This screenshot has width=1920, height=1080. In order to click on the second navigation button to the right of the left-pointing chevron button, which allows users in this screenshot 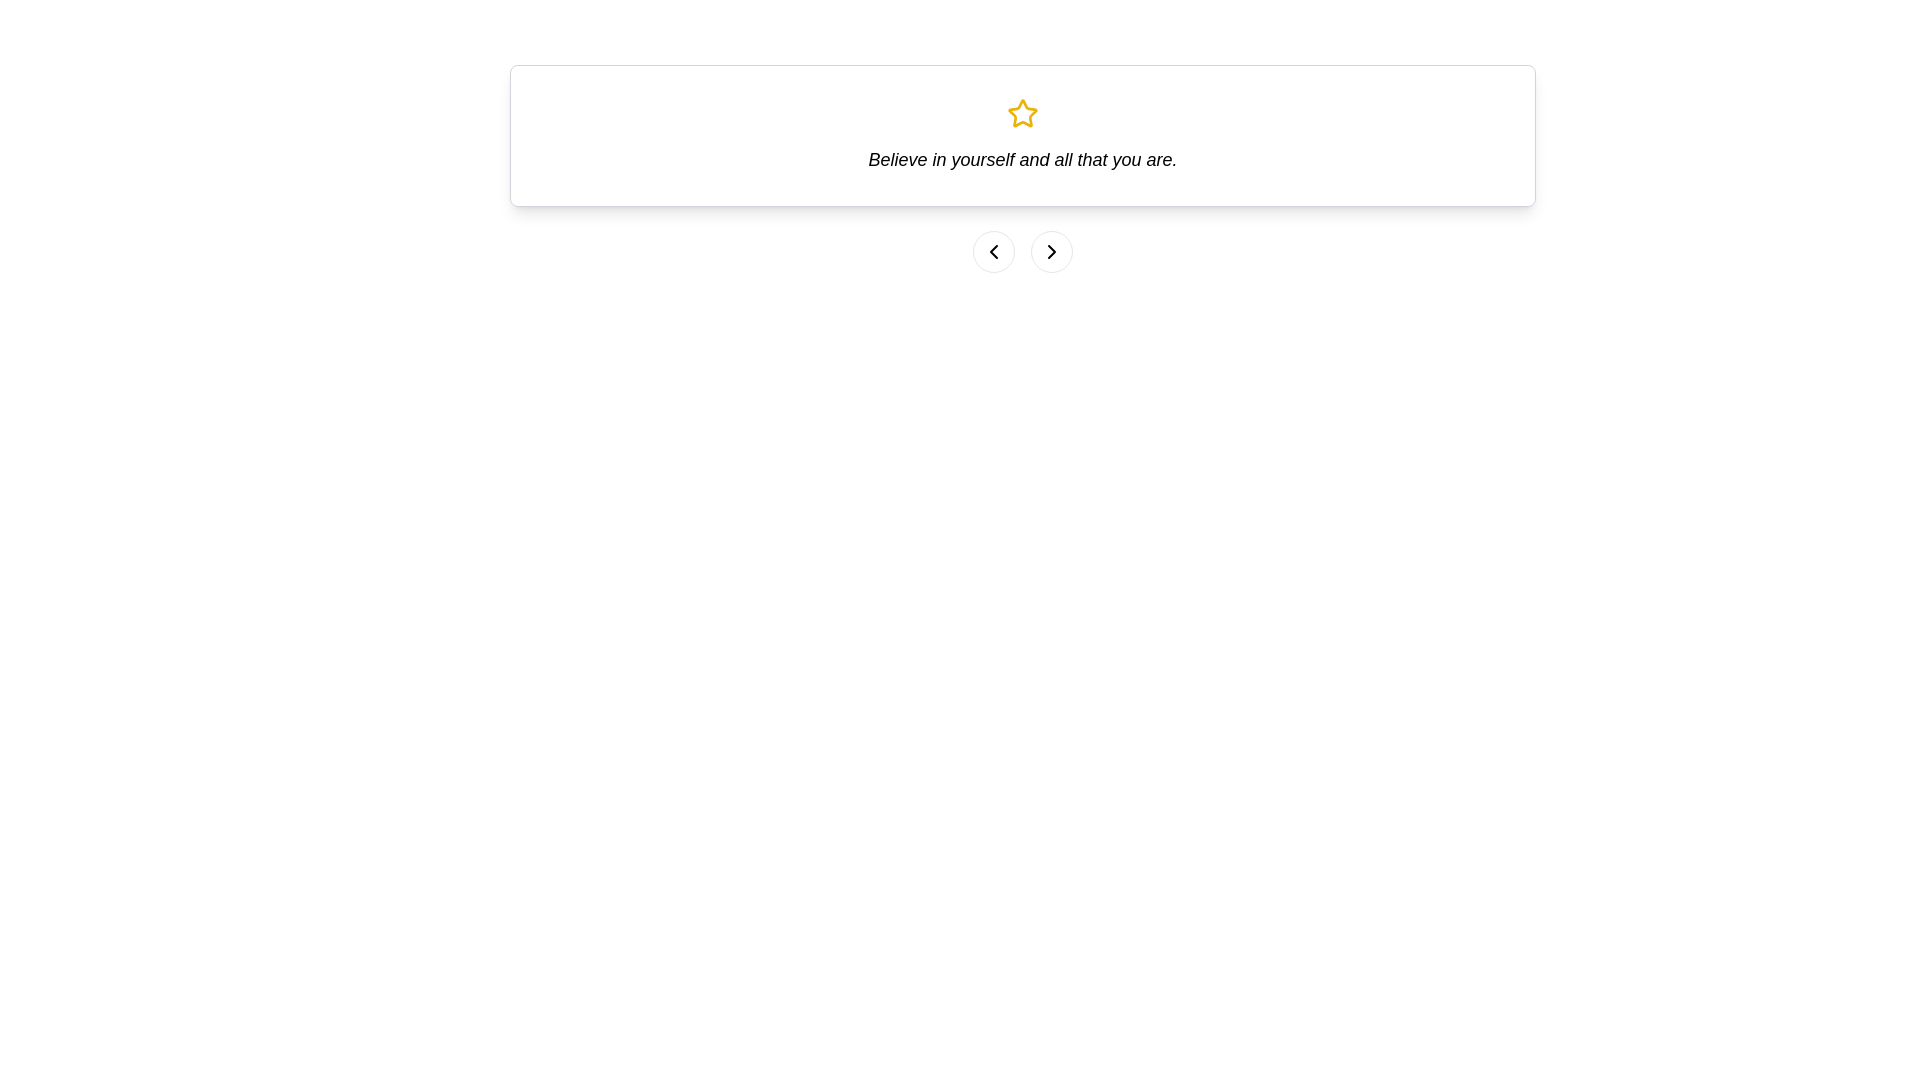, I will do `click(1050, 250)`.